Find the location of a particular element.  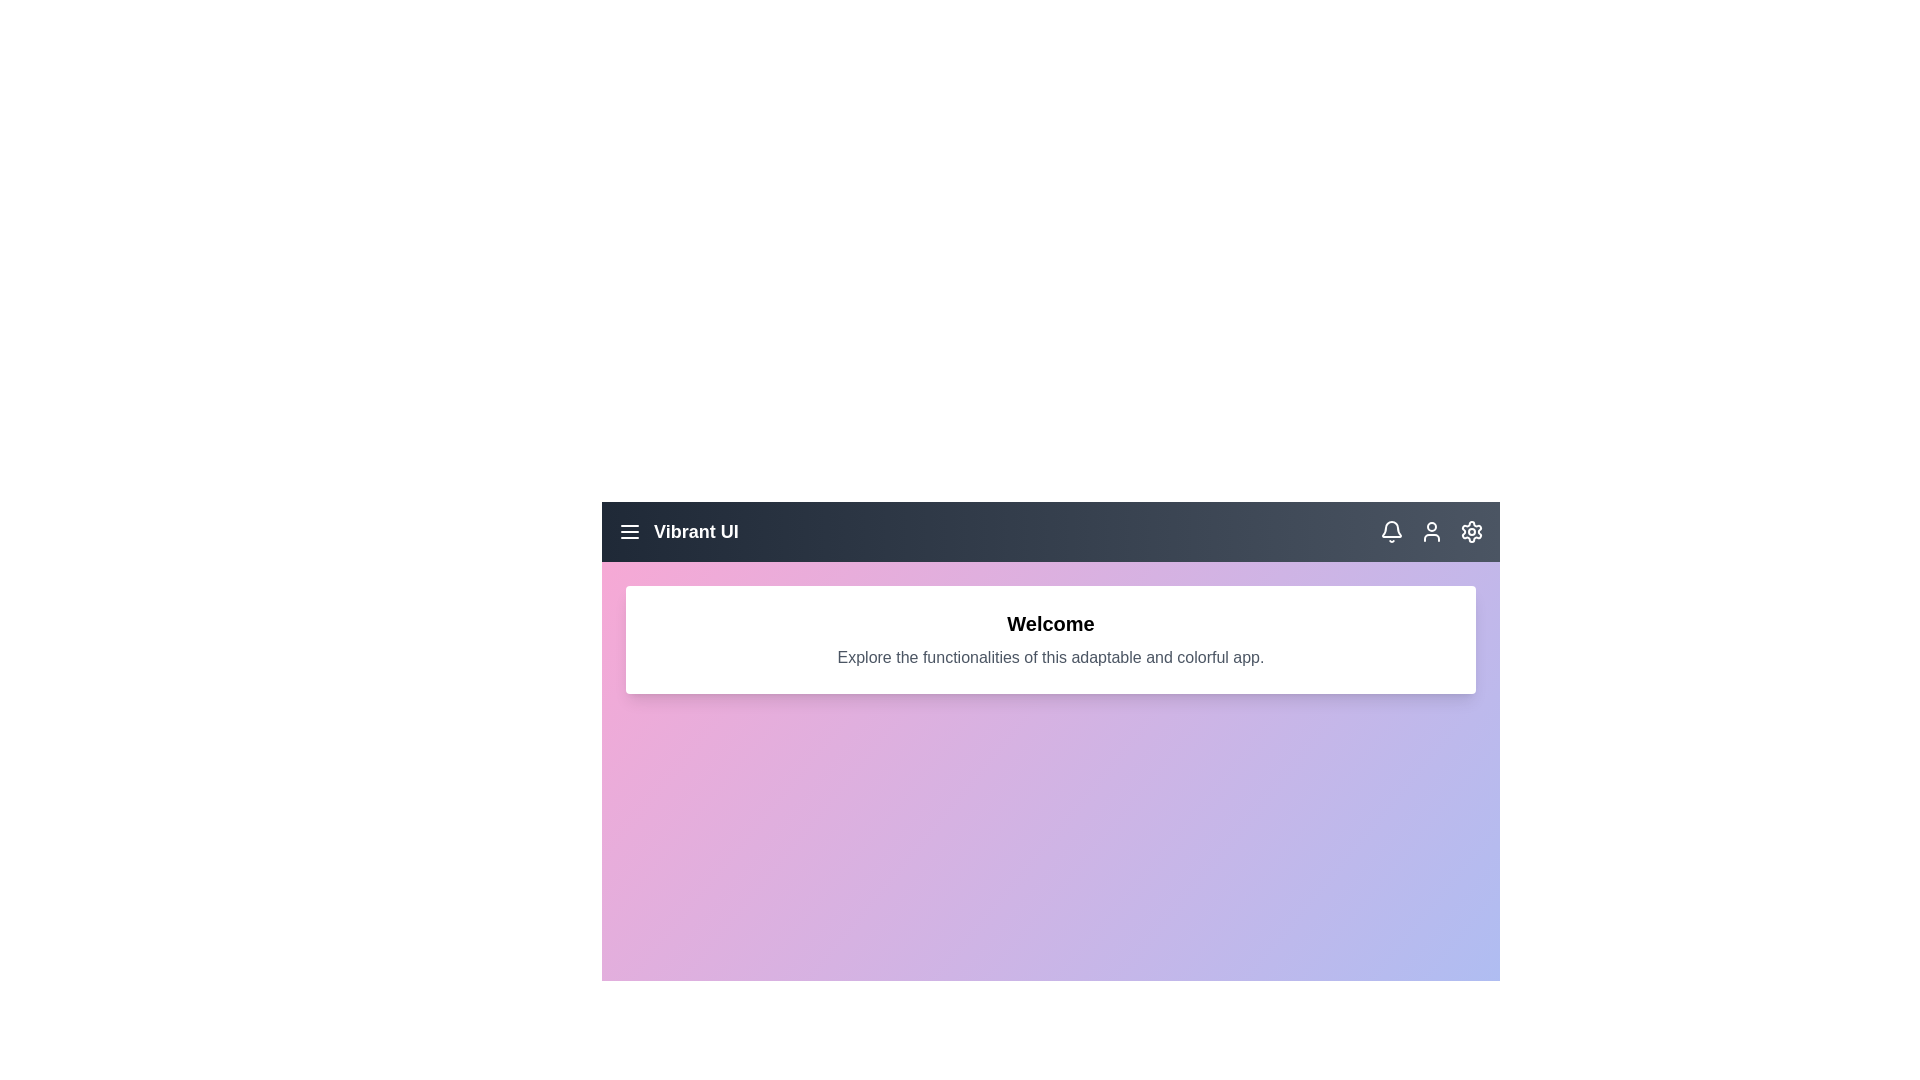

the background gradient of the VibrantAppBar component is located at coordinates (1050, 1040).